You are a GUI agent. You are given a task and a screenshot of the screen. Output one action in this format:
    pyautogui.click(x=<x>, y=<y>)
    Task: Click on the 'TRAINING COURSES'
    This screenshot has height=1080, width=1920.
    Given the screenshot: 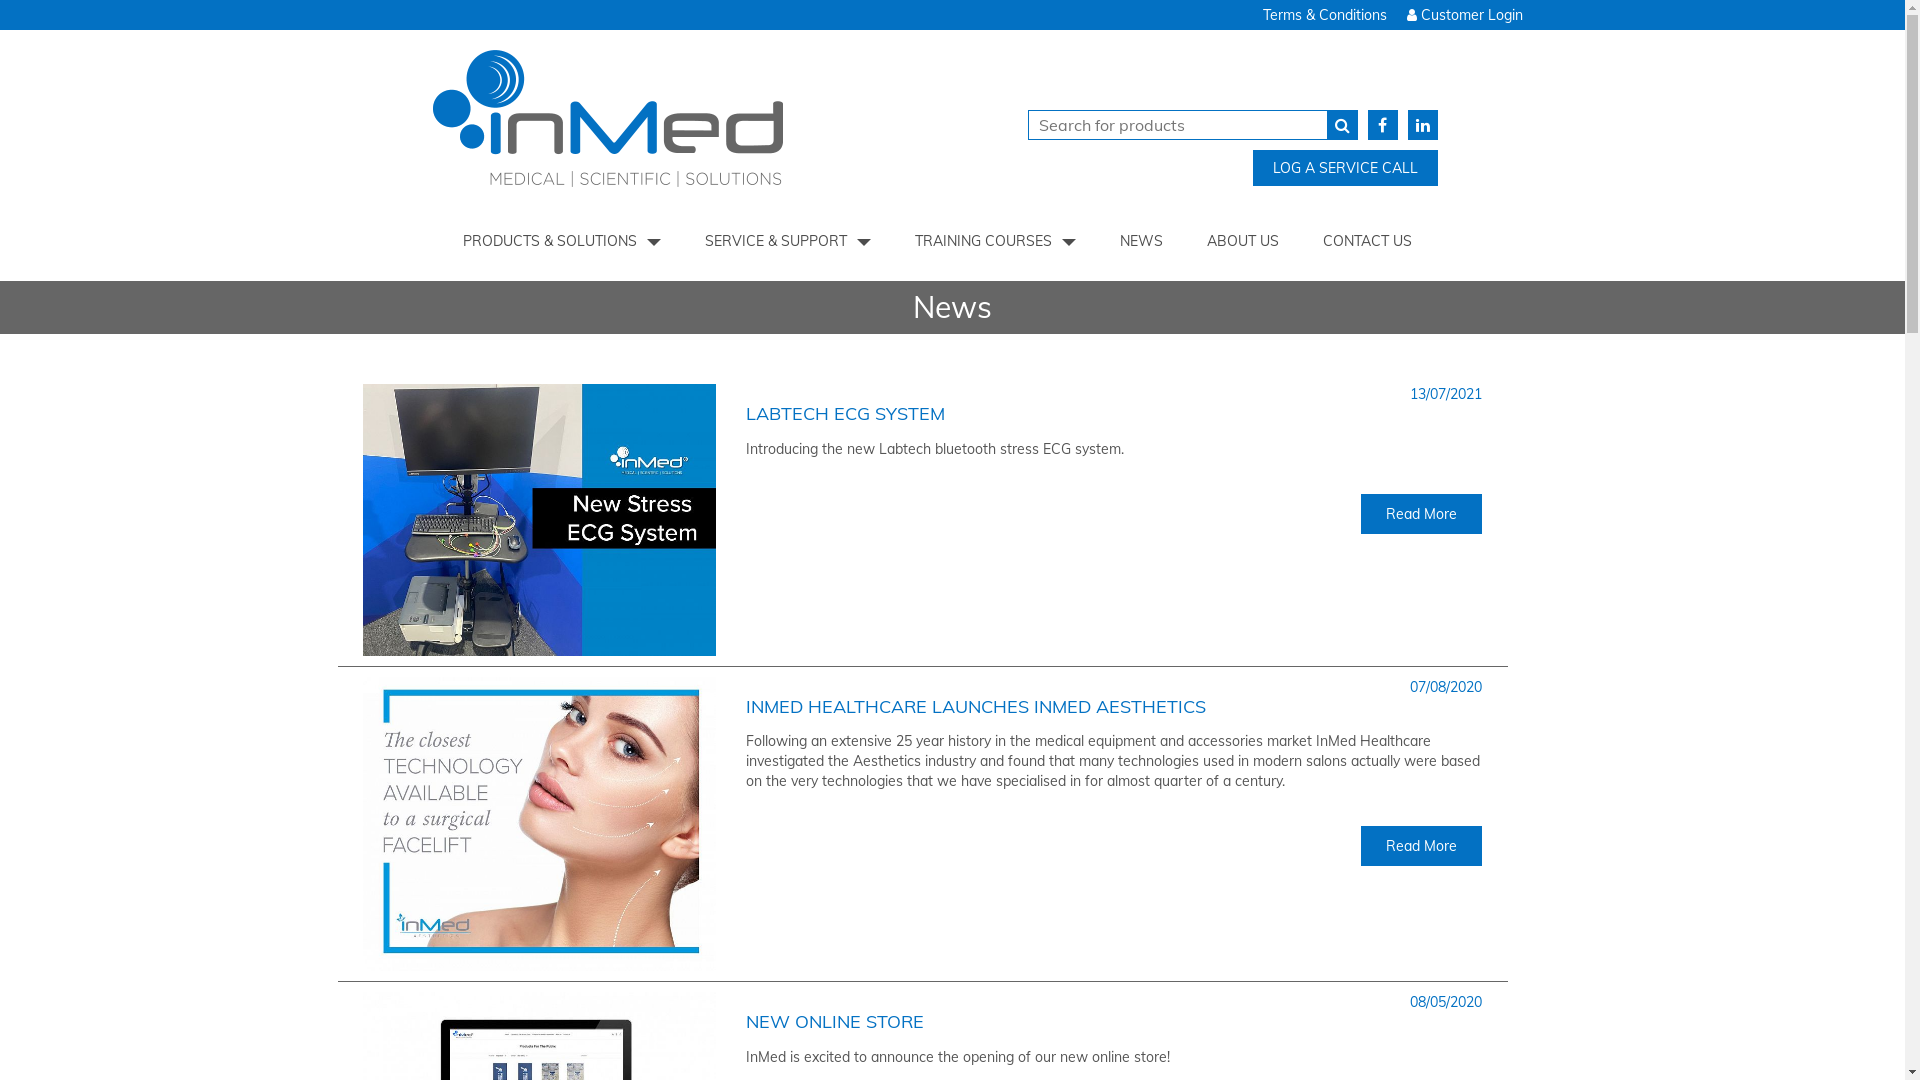 What is the action you would take?
    pyautogui.click(x=995, y=239)
    